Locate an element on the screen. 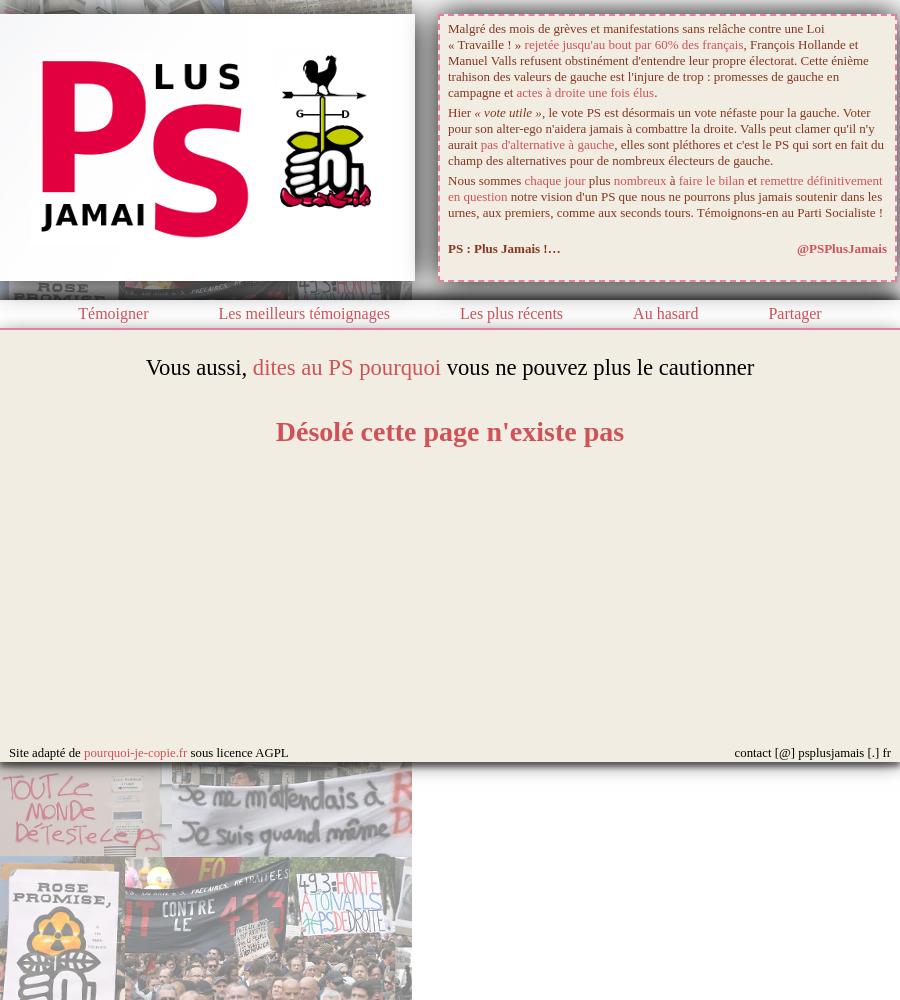  'Site adapté de' is located at coordinates (44, 753).